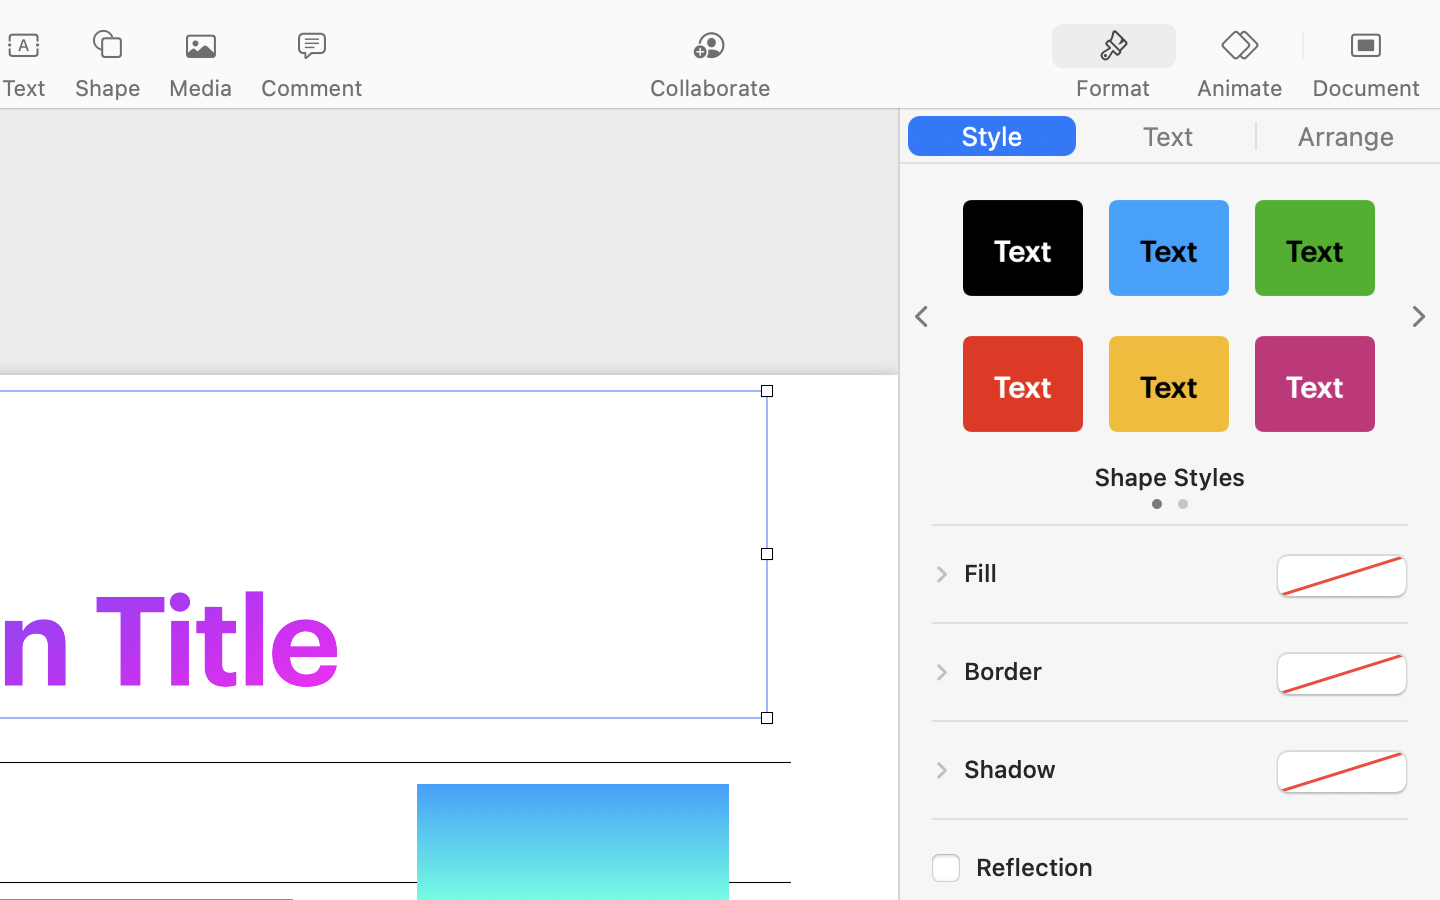  Describe the element at coordinates (1009, 767) in the screenshot. I see `'Shadow'` at that location.